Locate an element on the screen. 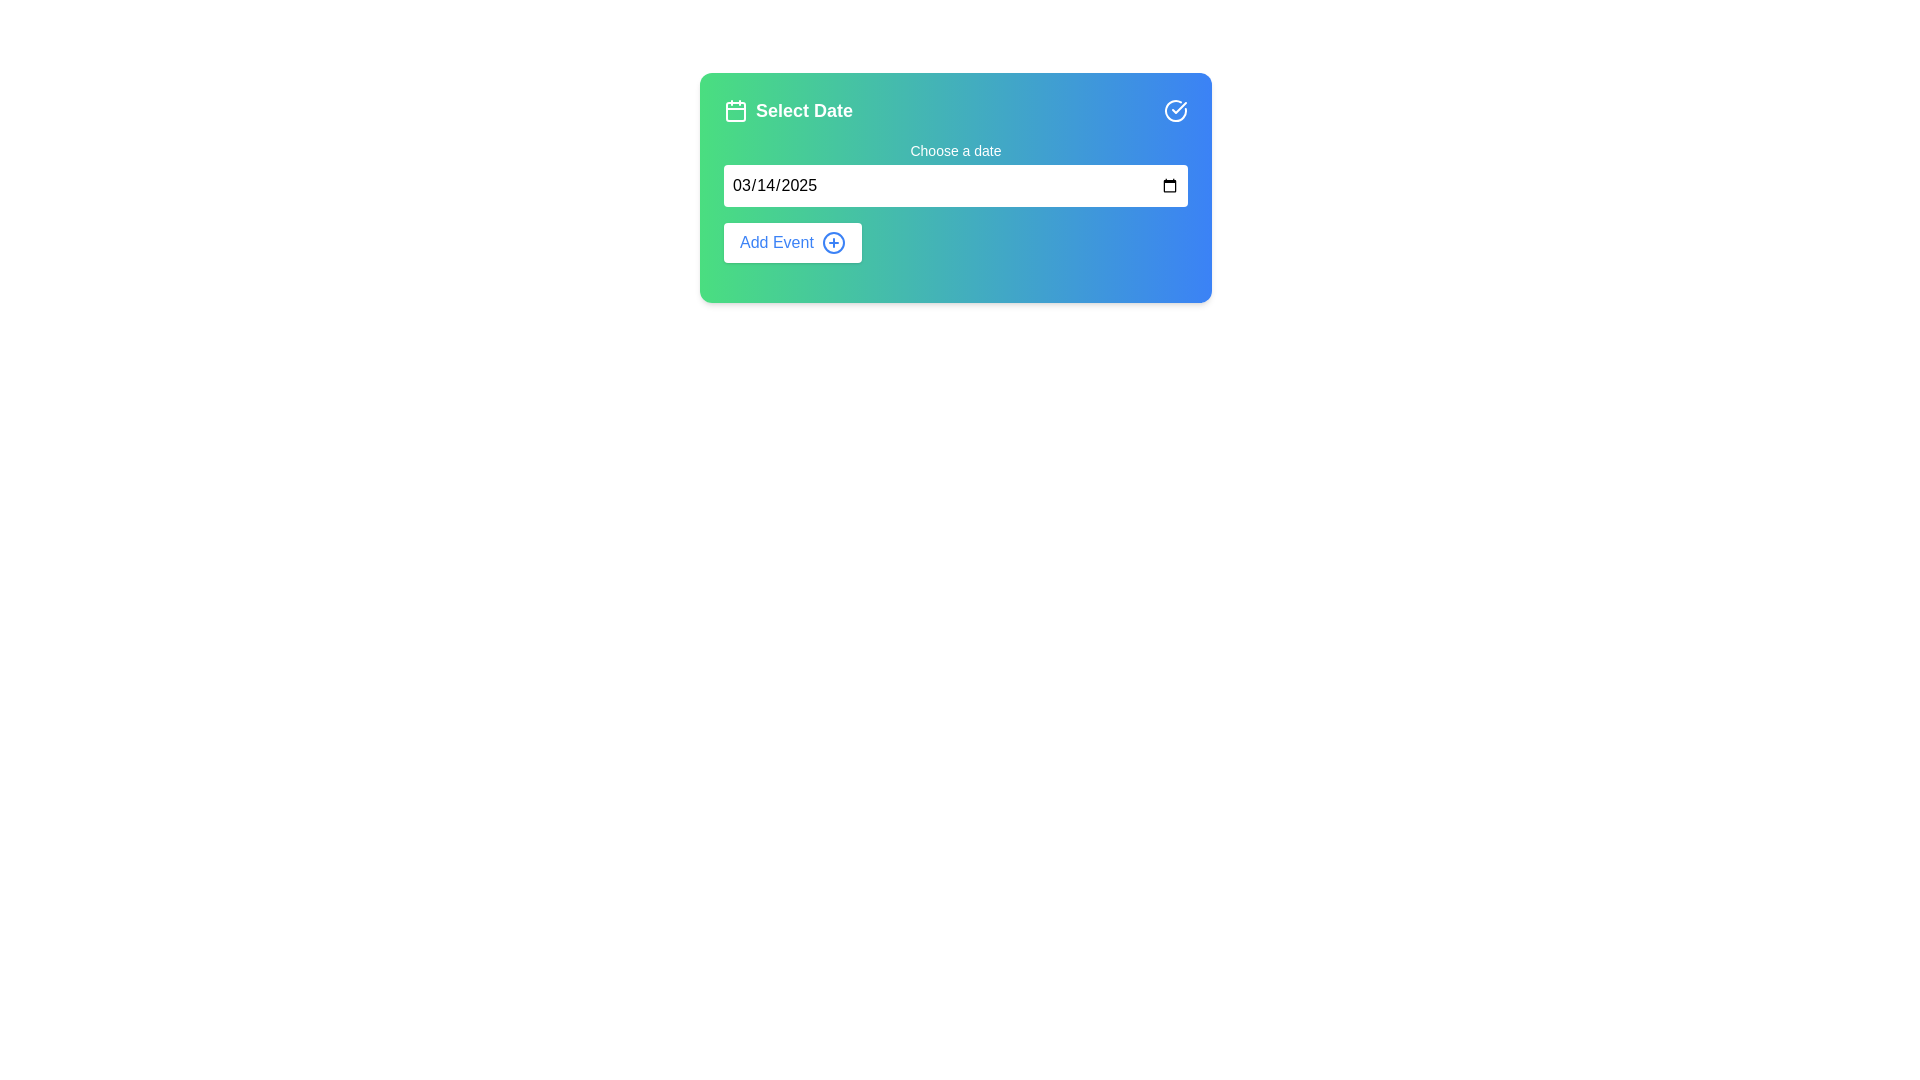  the circular SVG graphic element that is part of the 'Add Event' button, which is located in the lower-left quadrant of the interface is located at coordinates (833, 242).